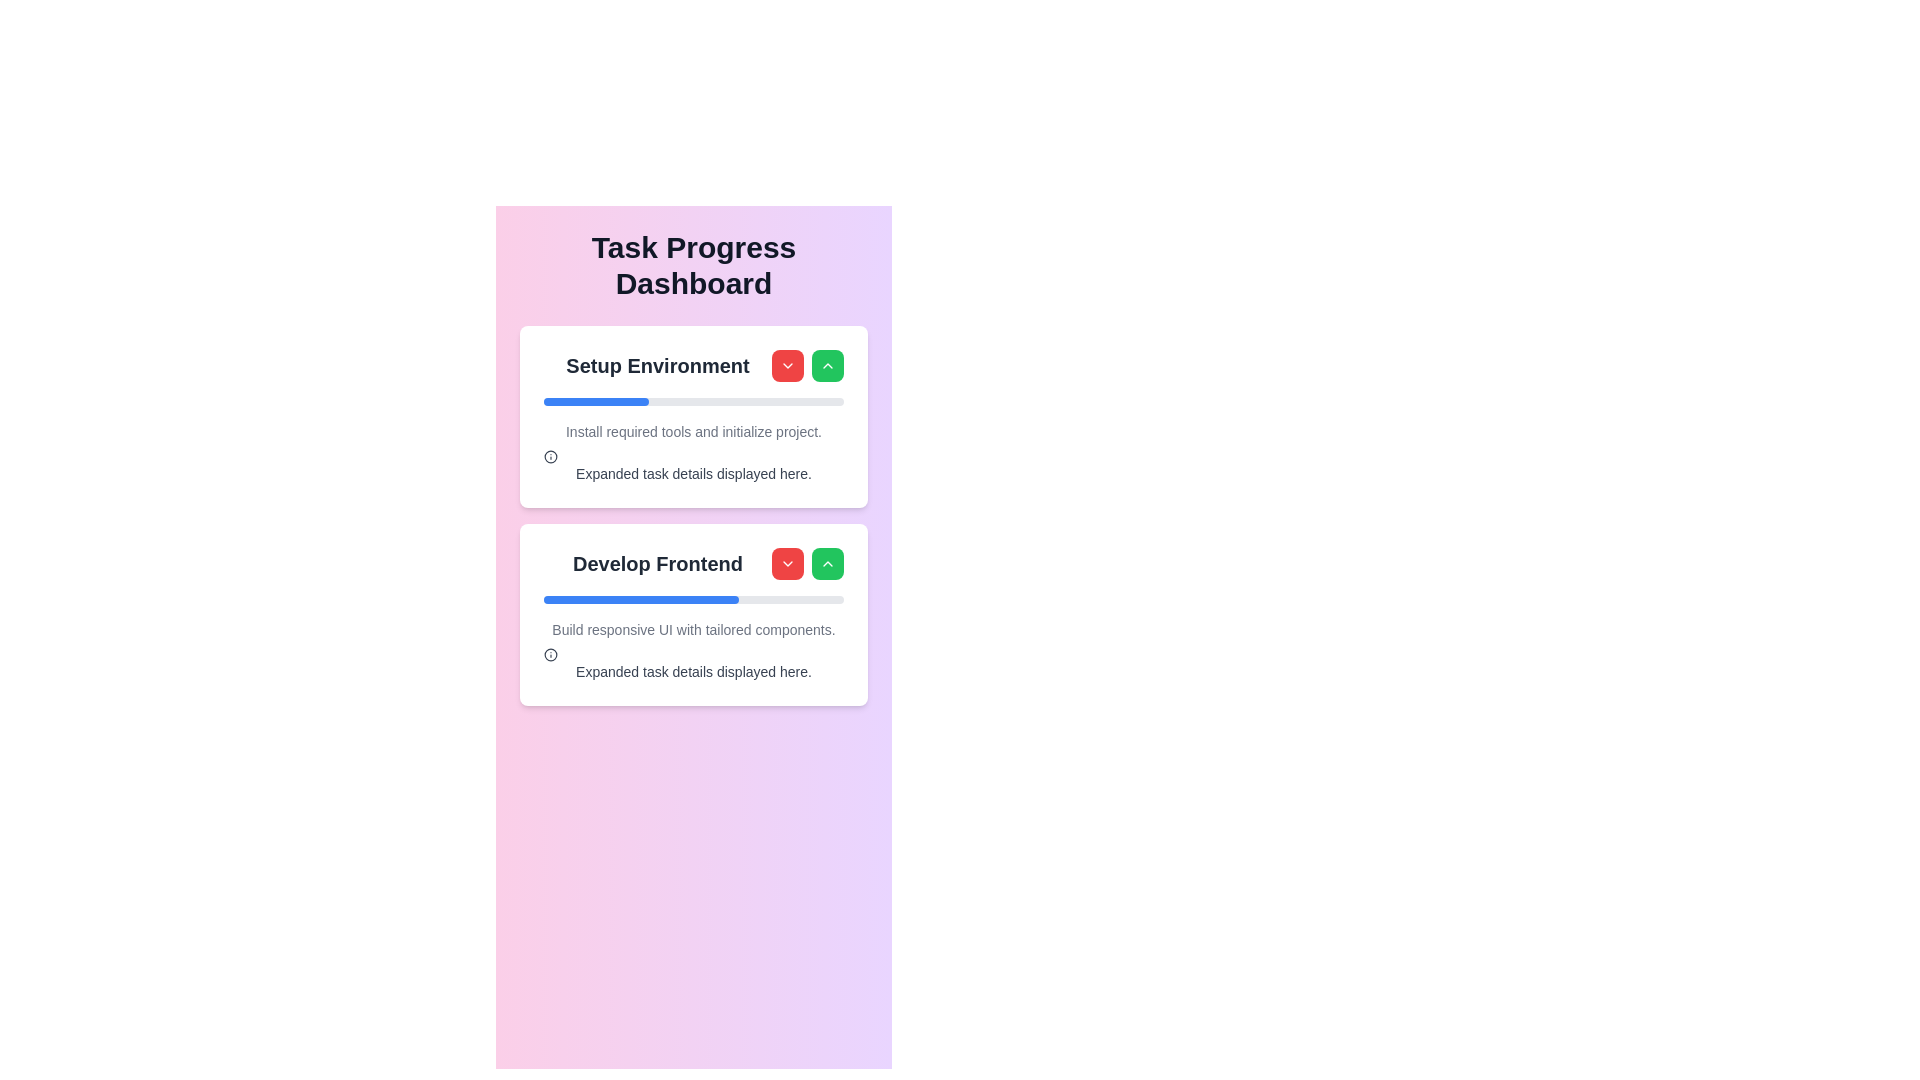 This screenshot has height=1080, width=1920. What do you see at coordinates (786, 563) in the screenshot?
I see `the toggle button located to the right of the 'Develop Frontend' section title` at bounding box center [786, 563].